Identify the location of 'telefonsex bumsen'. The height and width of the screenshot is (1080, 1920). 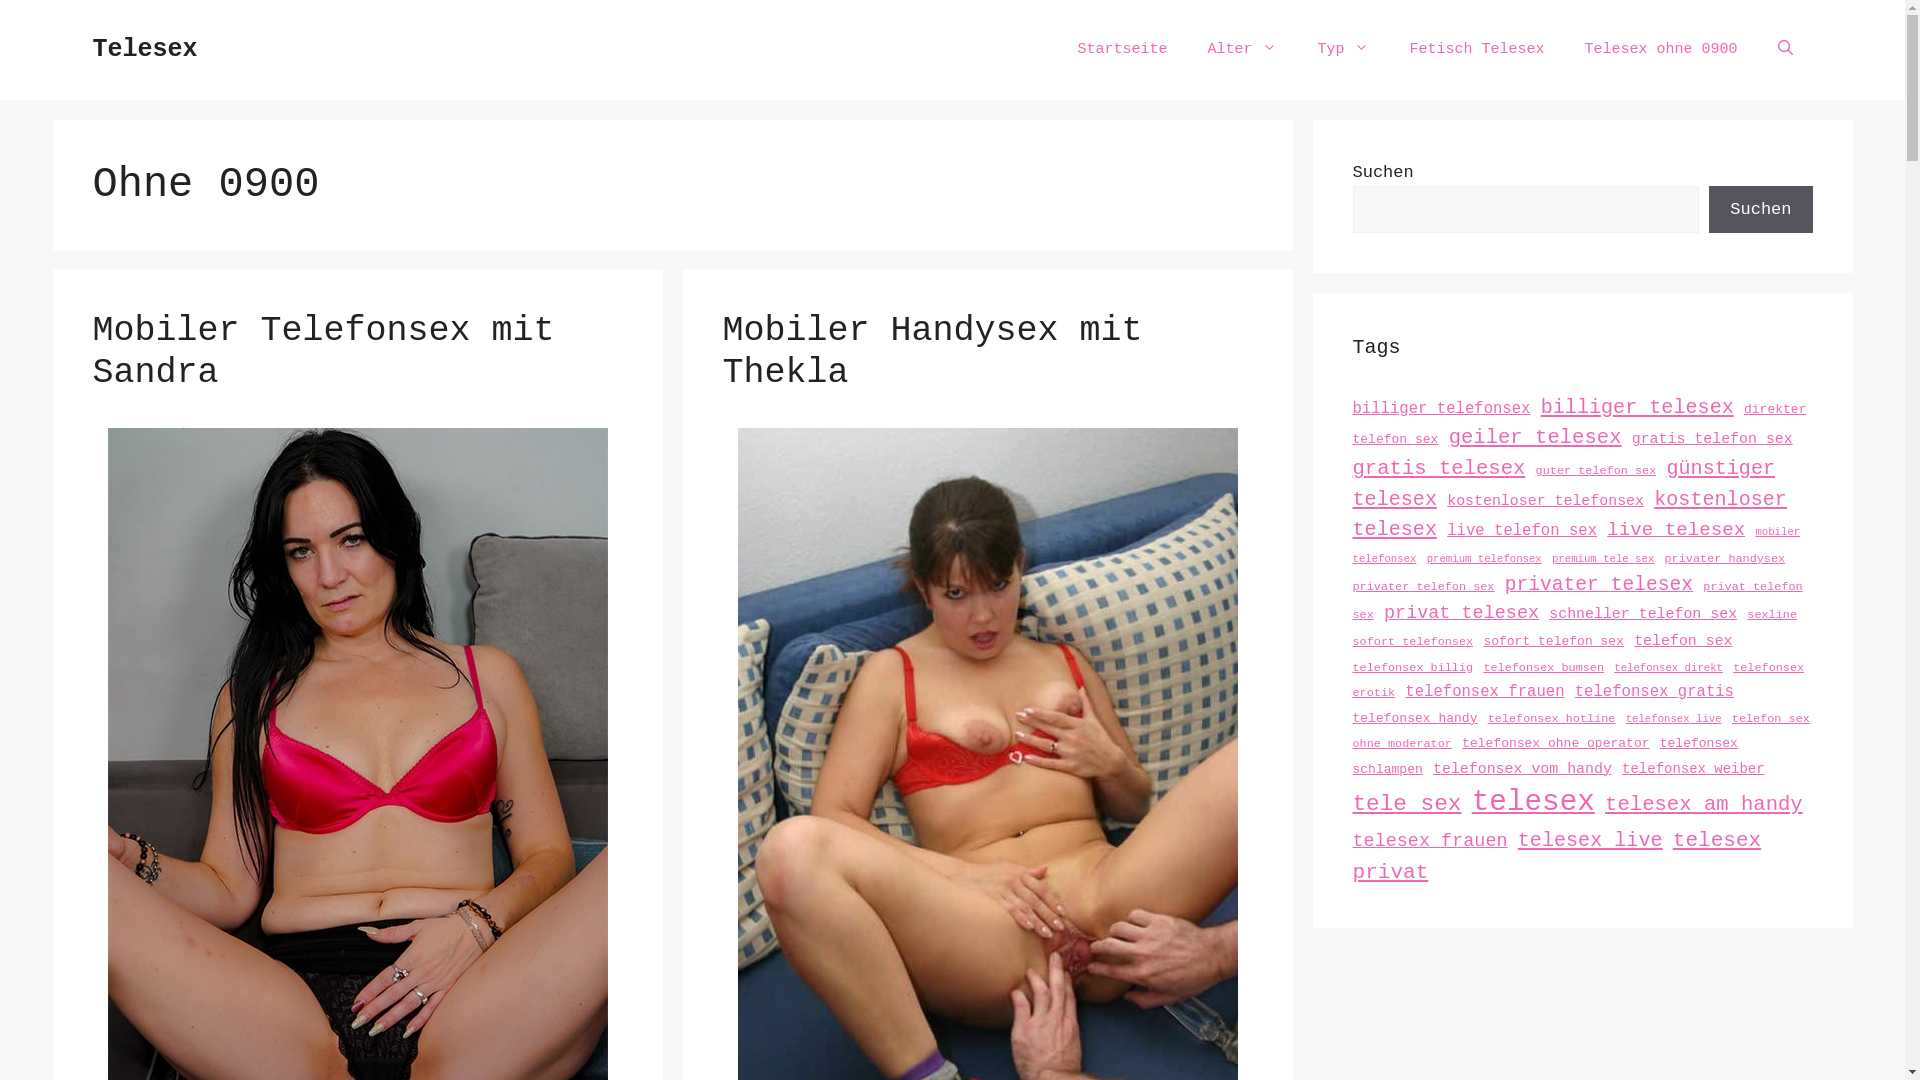
(1542, 667).